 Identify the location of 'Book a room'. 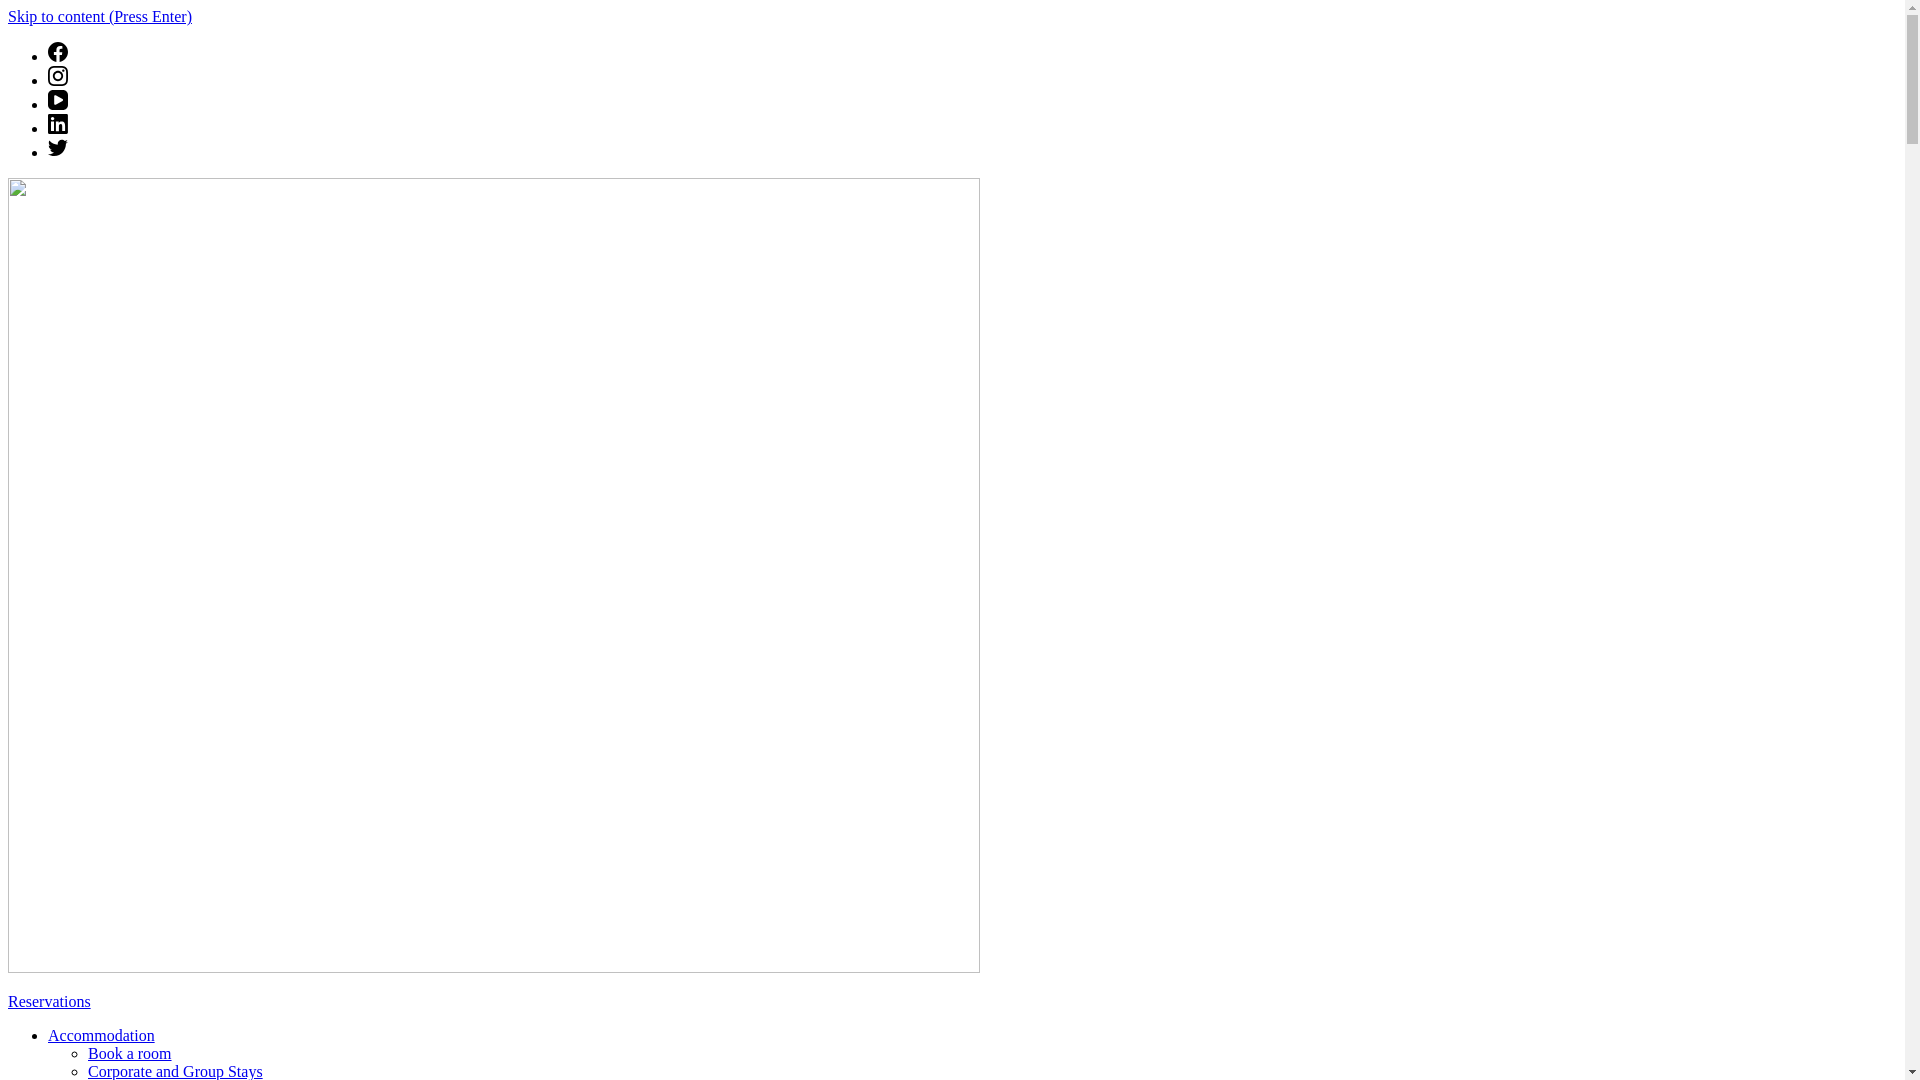
(128, 1052).